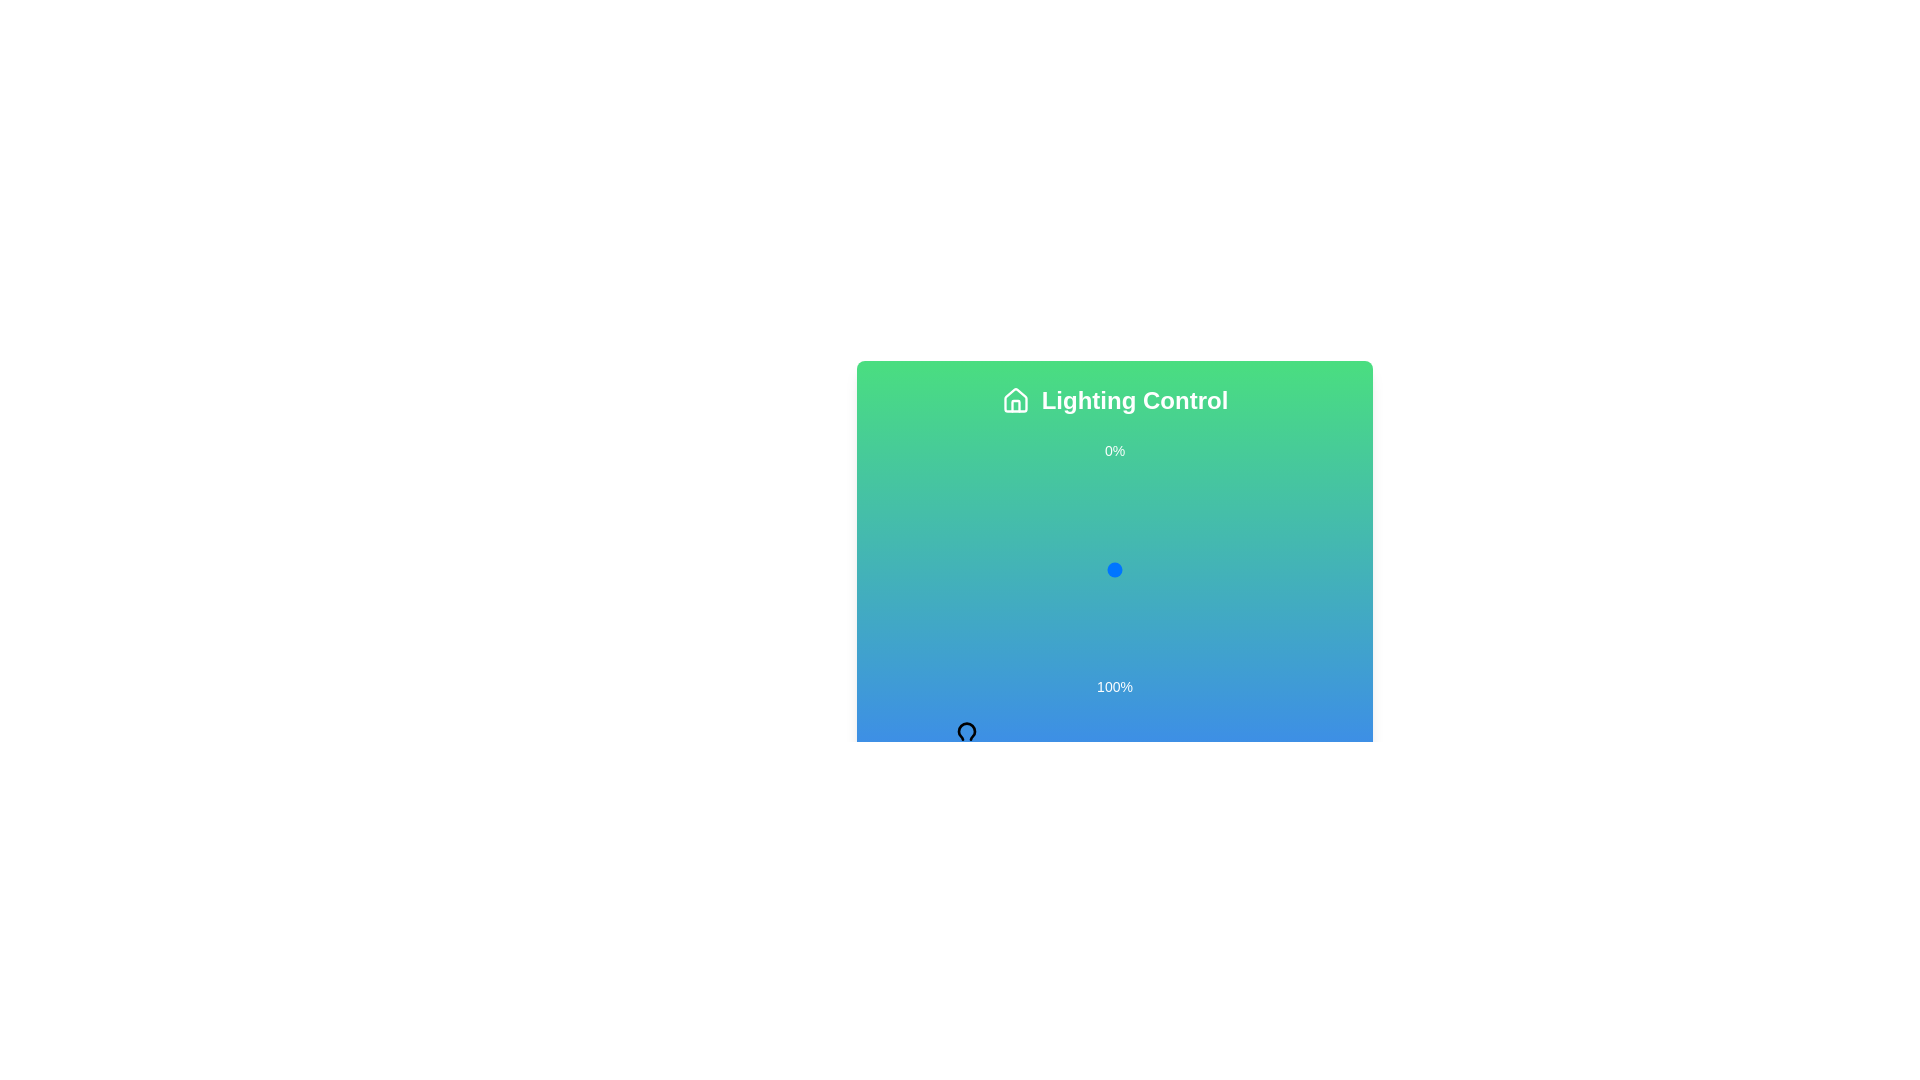 The height and width of the screenshot is (1080, 1920). I want to click on the lighting level percentage, so click(1134, 569).